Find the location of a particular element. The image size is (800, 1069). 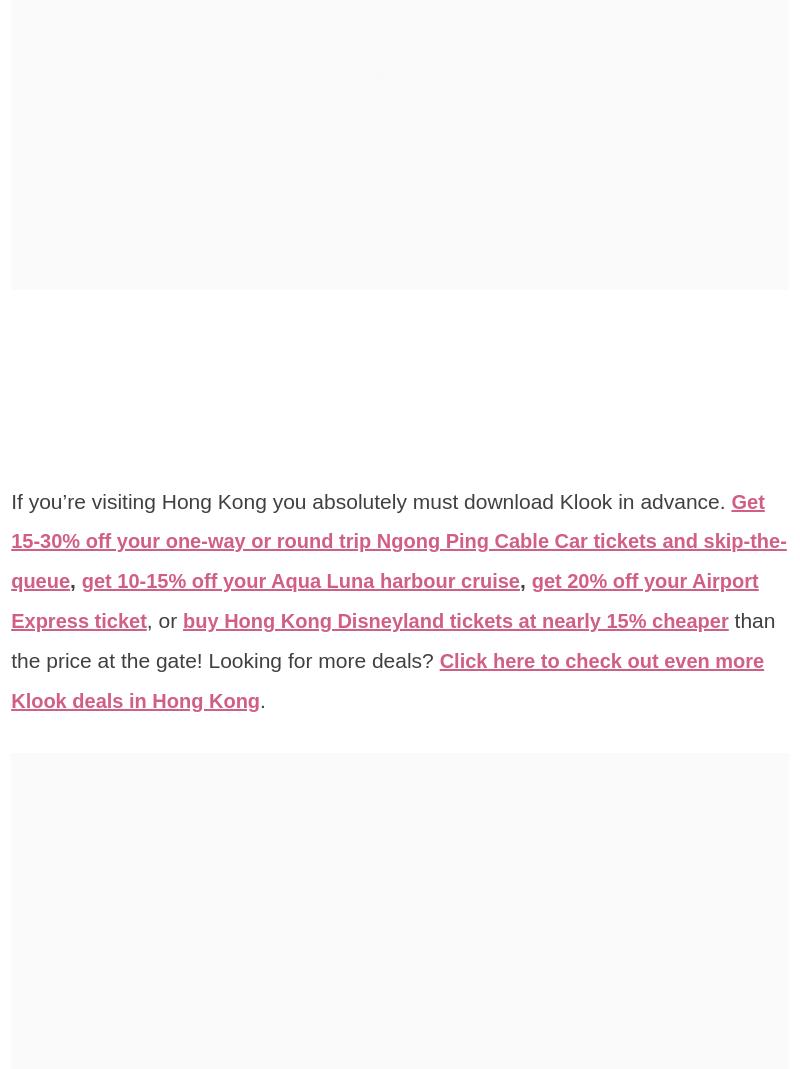

'Get 15-30% off your one-way or round trip Ngong Ping Cable Car tickets and skip-the-queue' is located at coordinates (398, 540).